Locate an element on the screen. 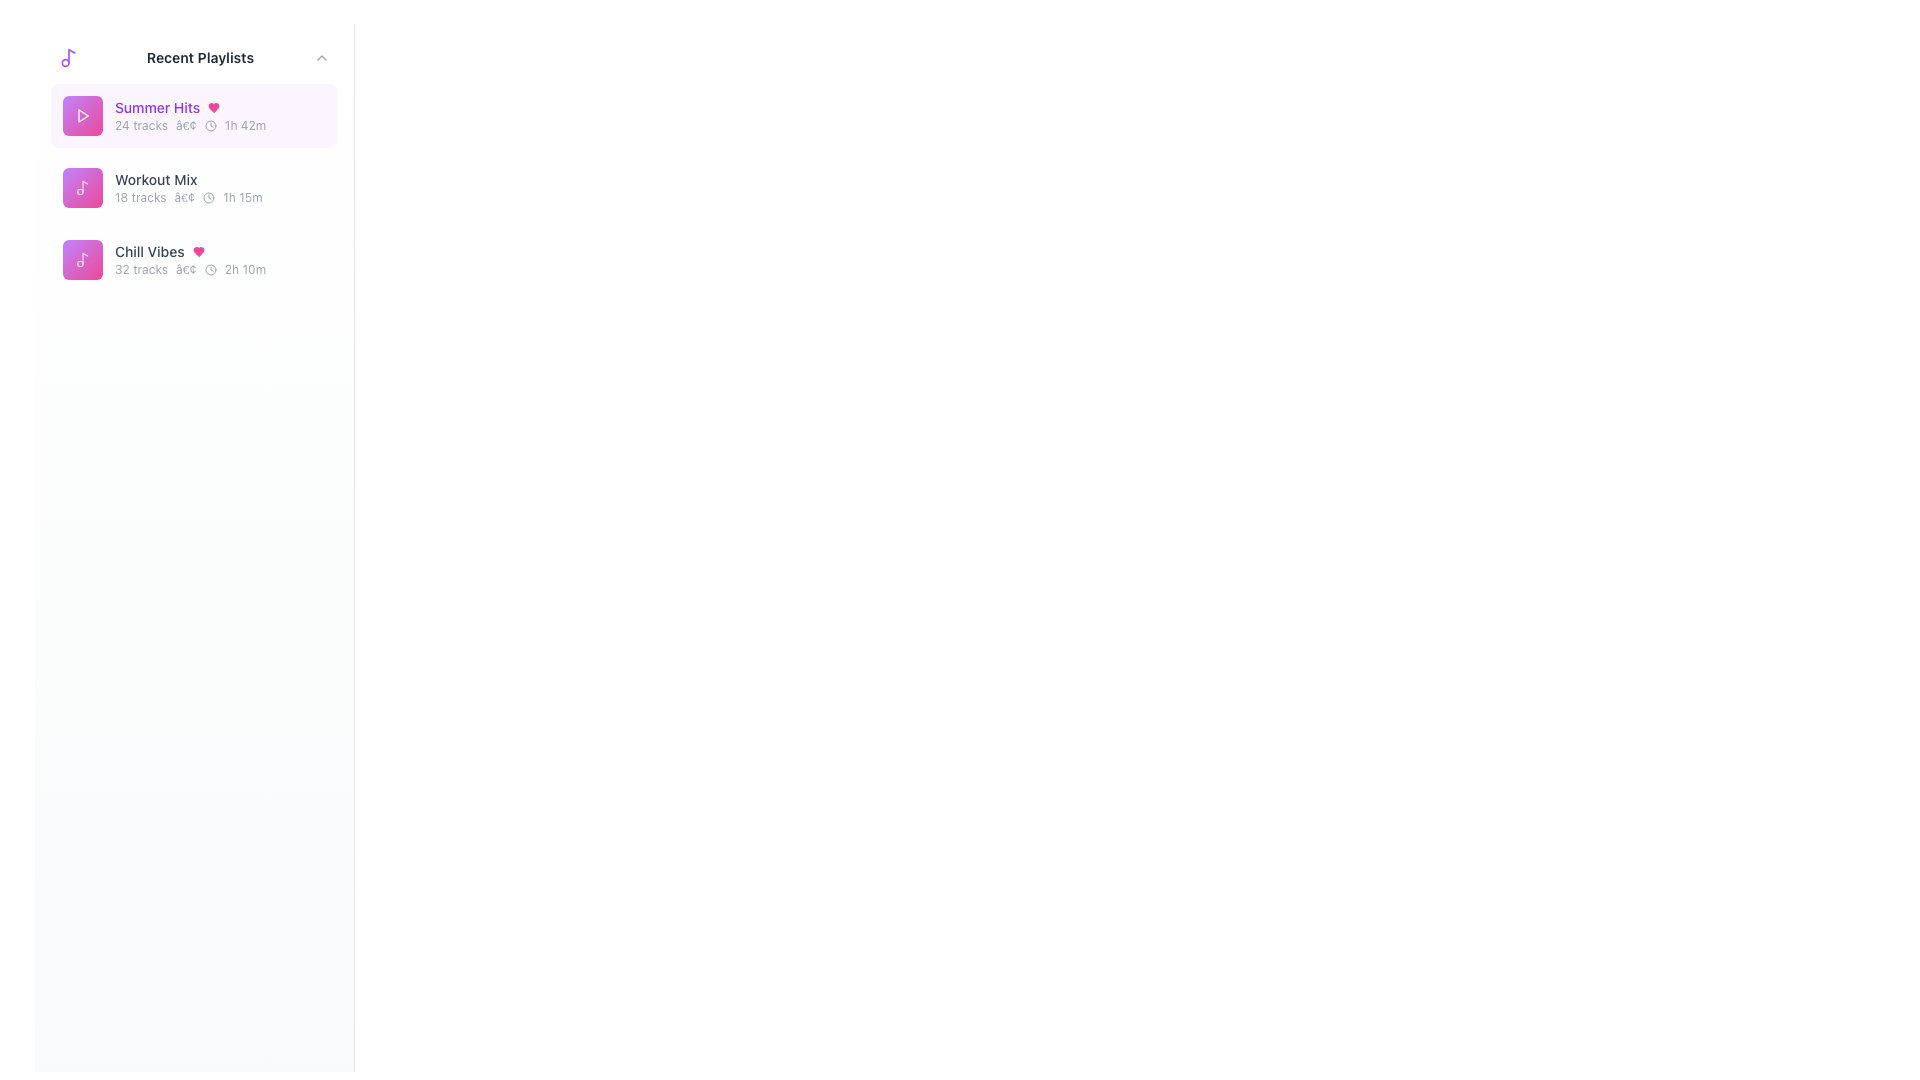 This screenshot has width=1920, height=1080. total duration displayed for the playlist 'Chill Vibes', which is a non-interactive text element located at the bottom section of the 'Recent Playlists' component is located at coordinates (244, 270).